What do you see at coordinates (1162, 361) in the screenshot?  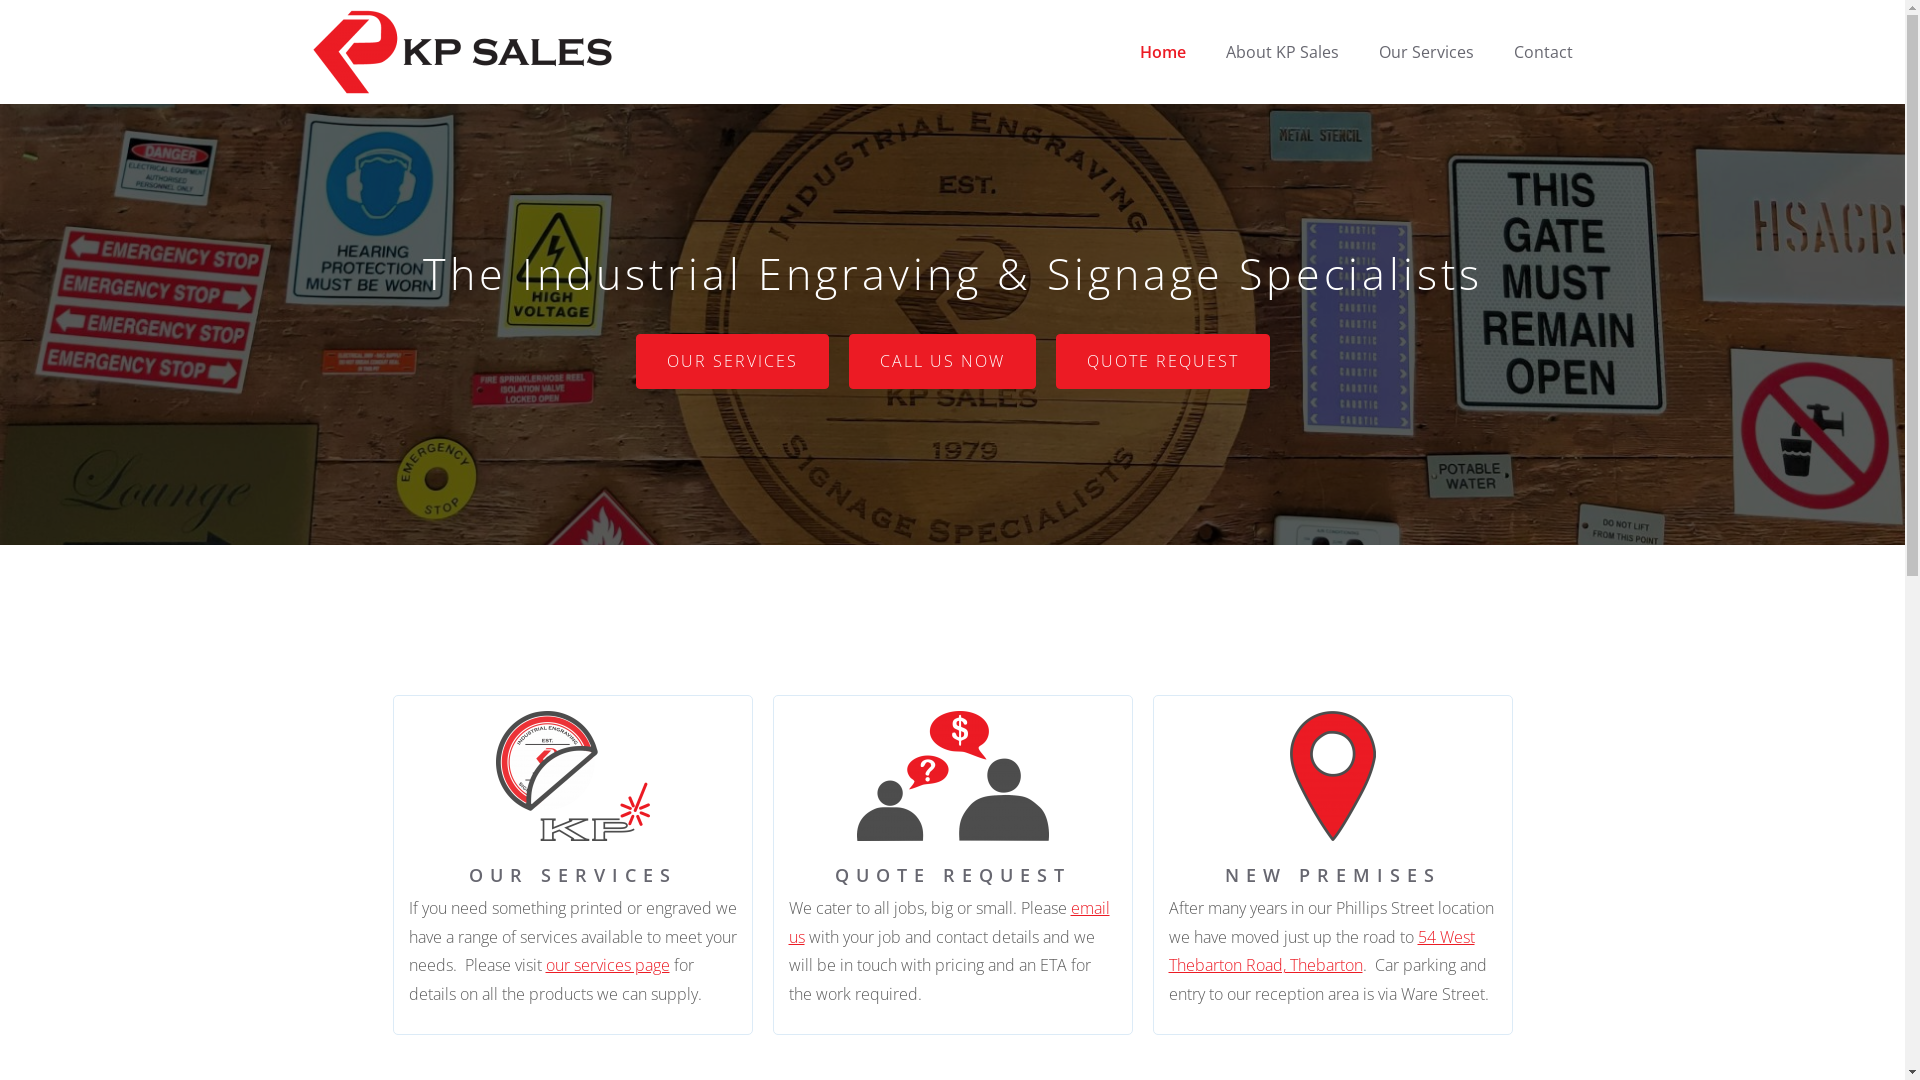 I see `'QUOTE REQUEST'` at bounding box center [1162, 361].